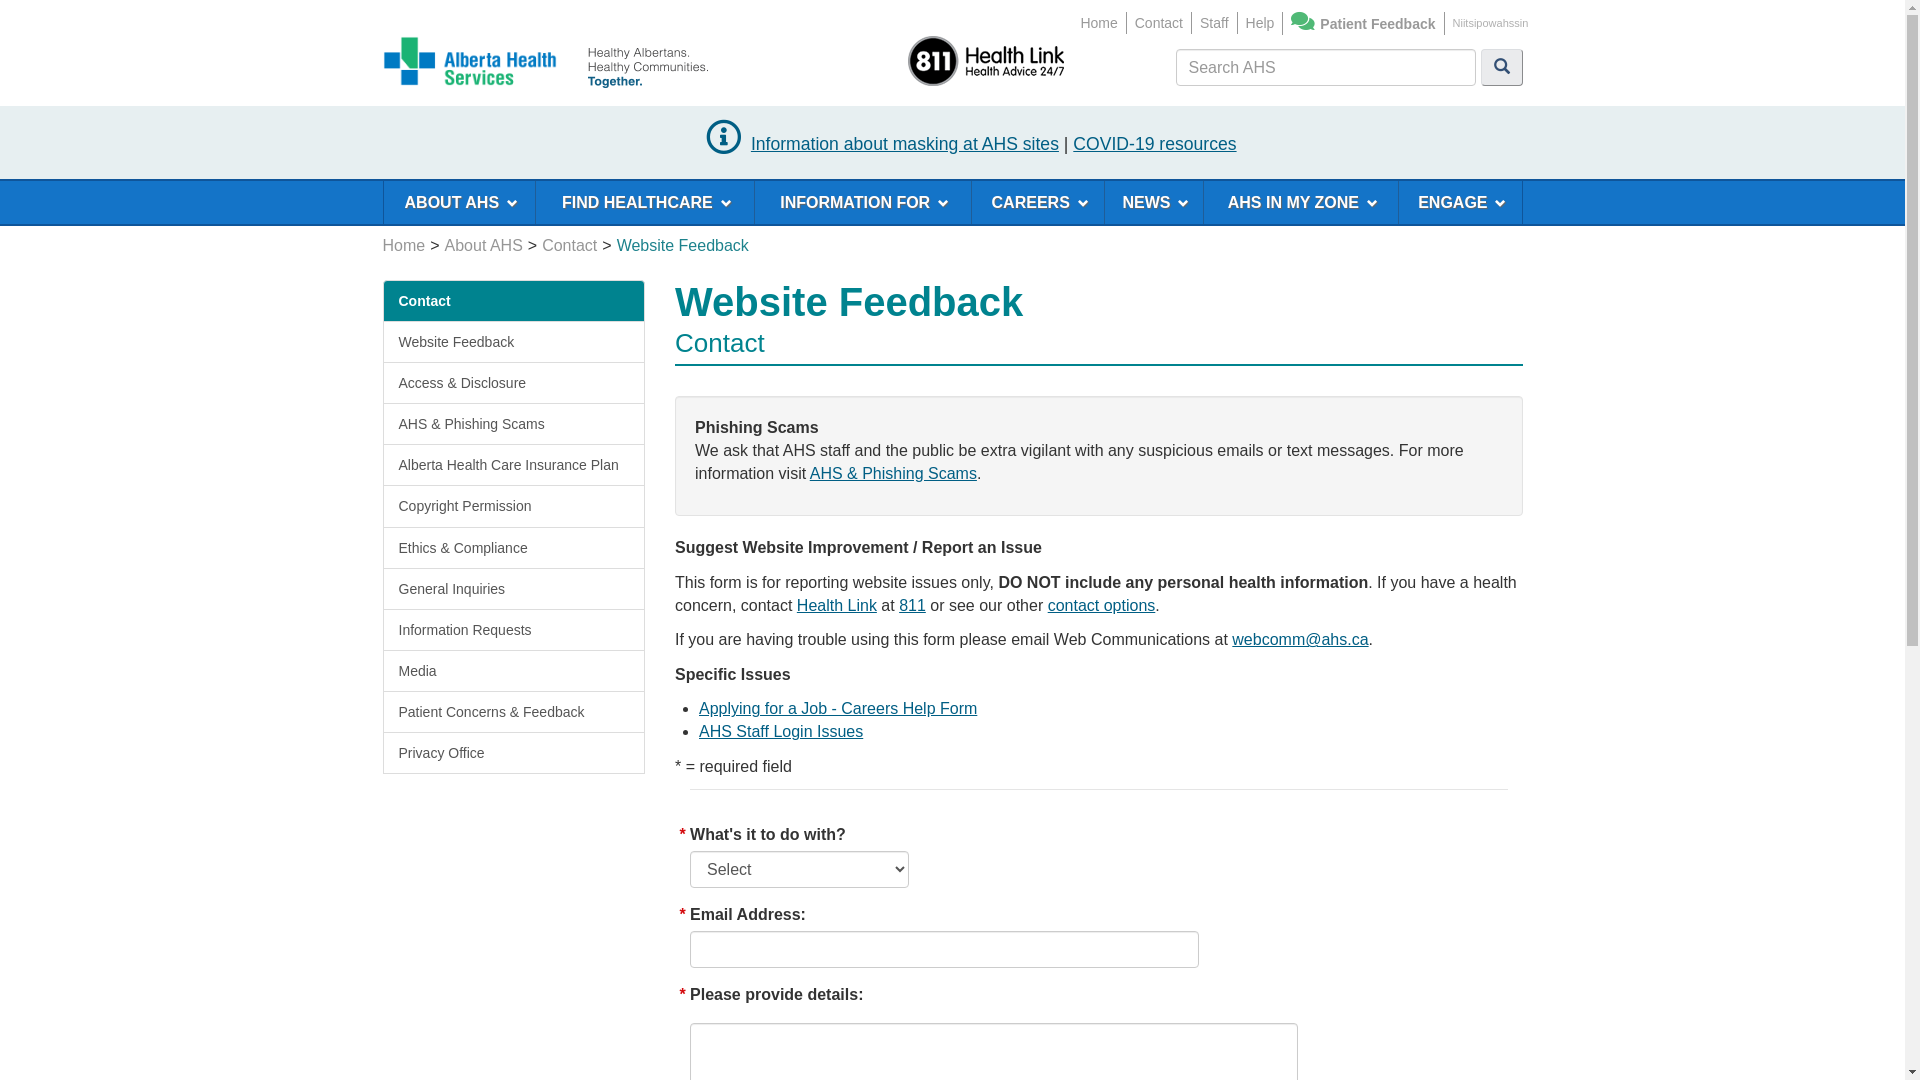 The image size is (1920, 1080). Describe the element at coordinates (780, 731) in the screenshot. I see `'AHS Staff Login Issues'` at that location.